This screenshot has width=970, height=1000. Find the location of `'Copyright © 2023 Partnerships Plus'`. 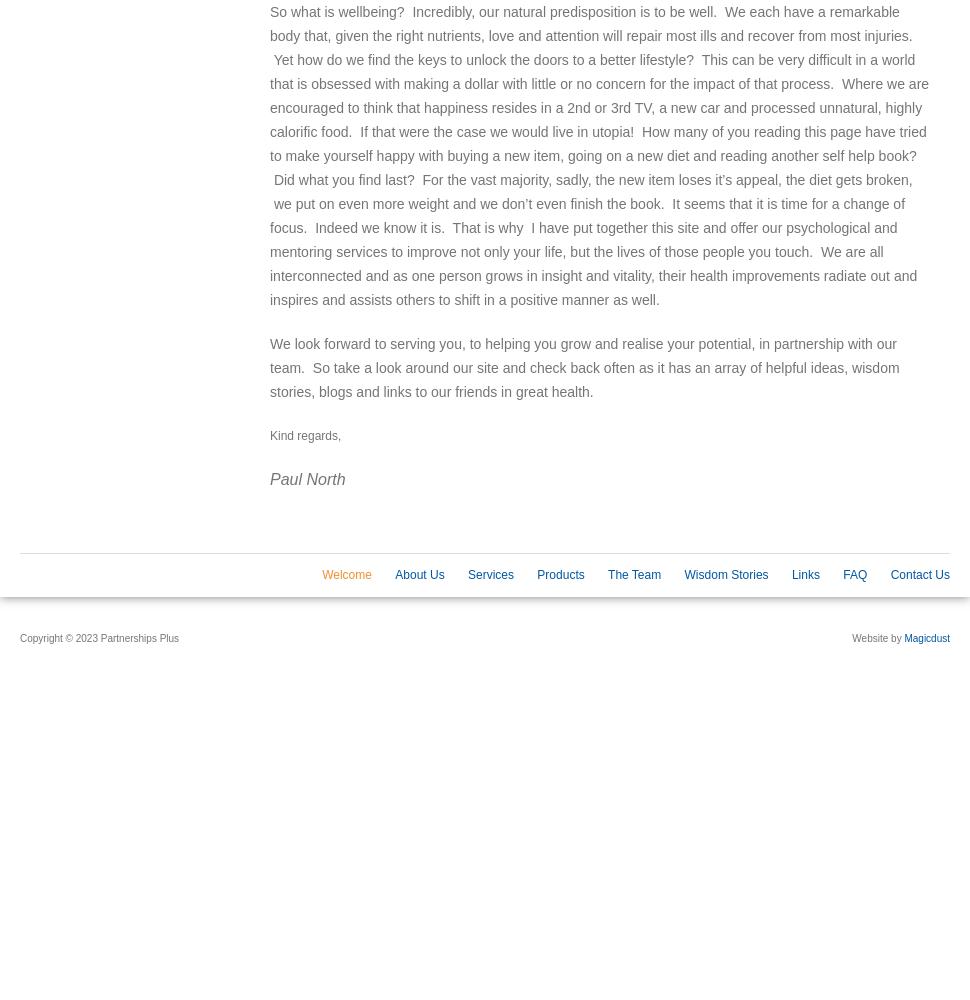

'Copyright © 2023 Partnerships Plus' is located at coordinates (19, 638).